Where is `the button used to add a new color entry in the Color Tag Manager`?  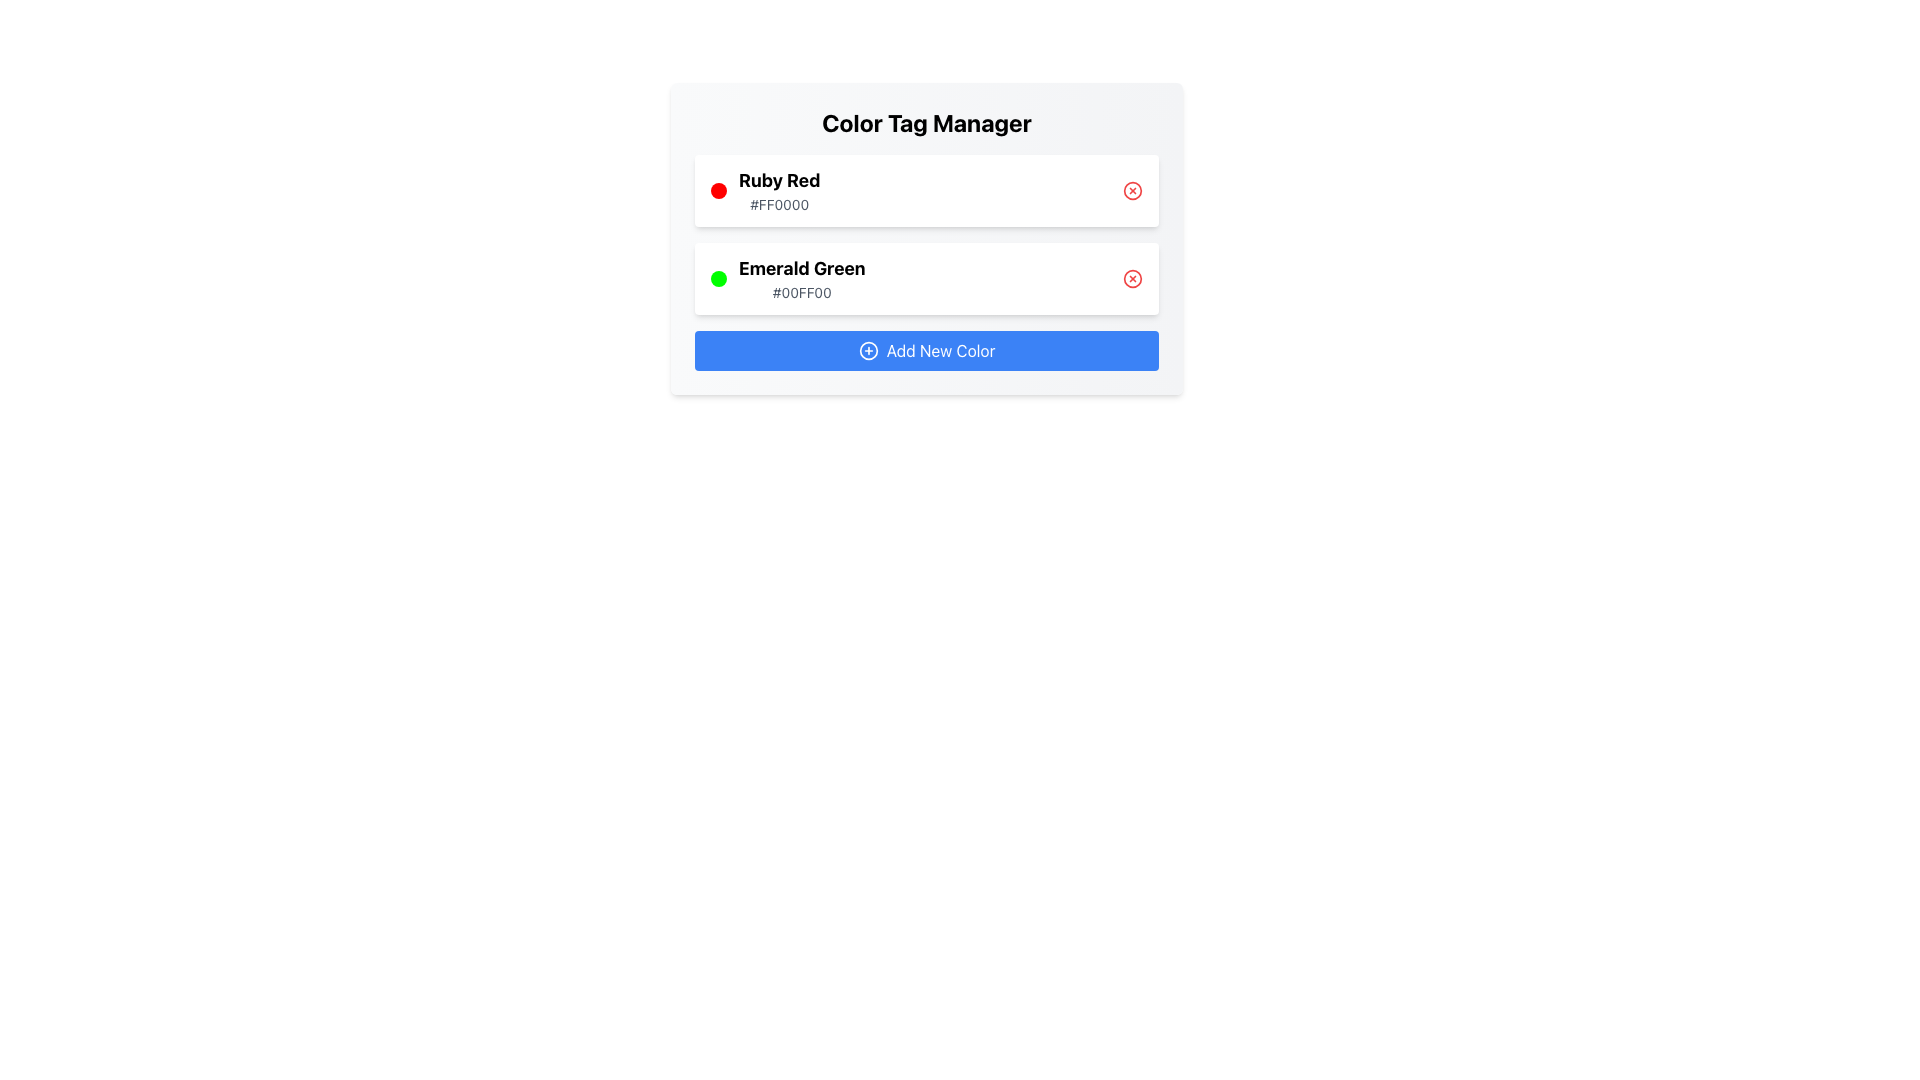 the button used to add a new color entry in the Color Tag Manager is located at coordinates (925, 350).